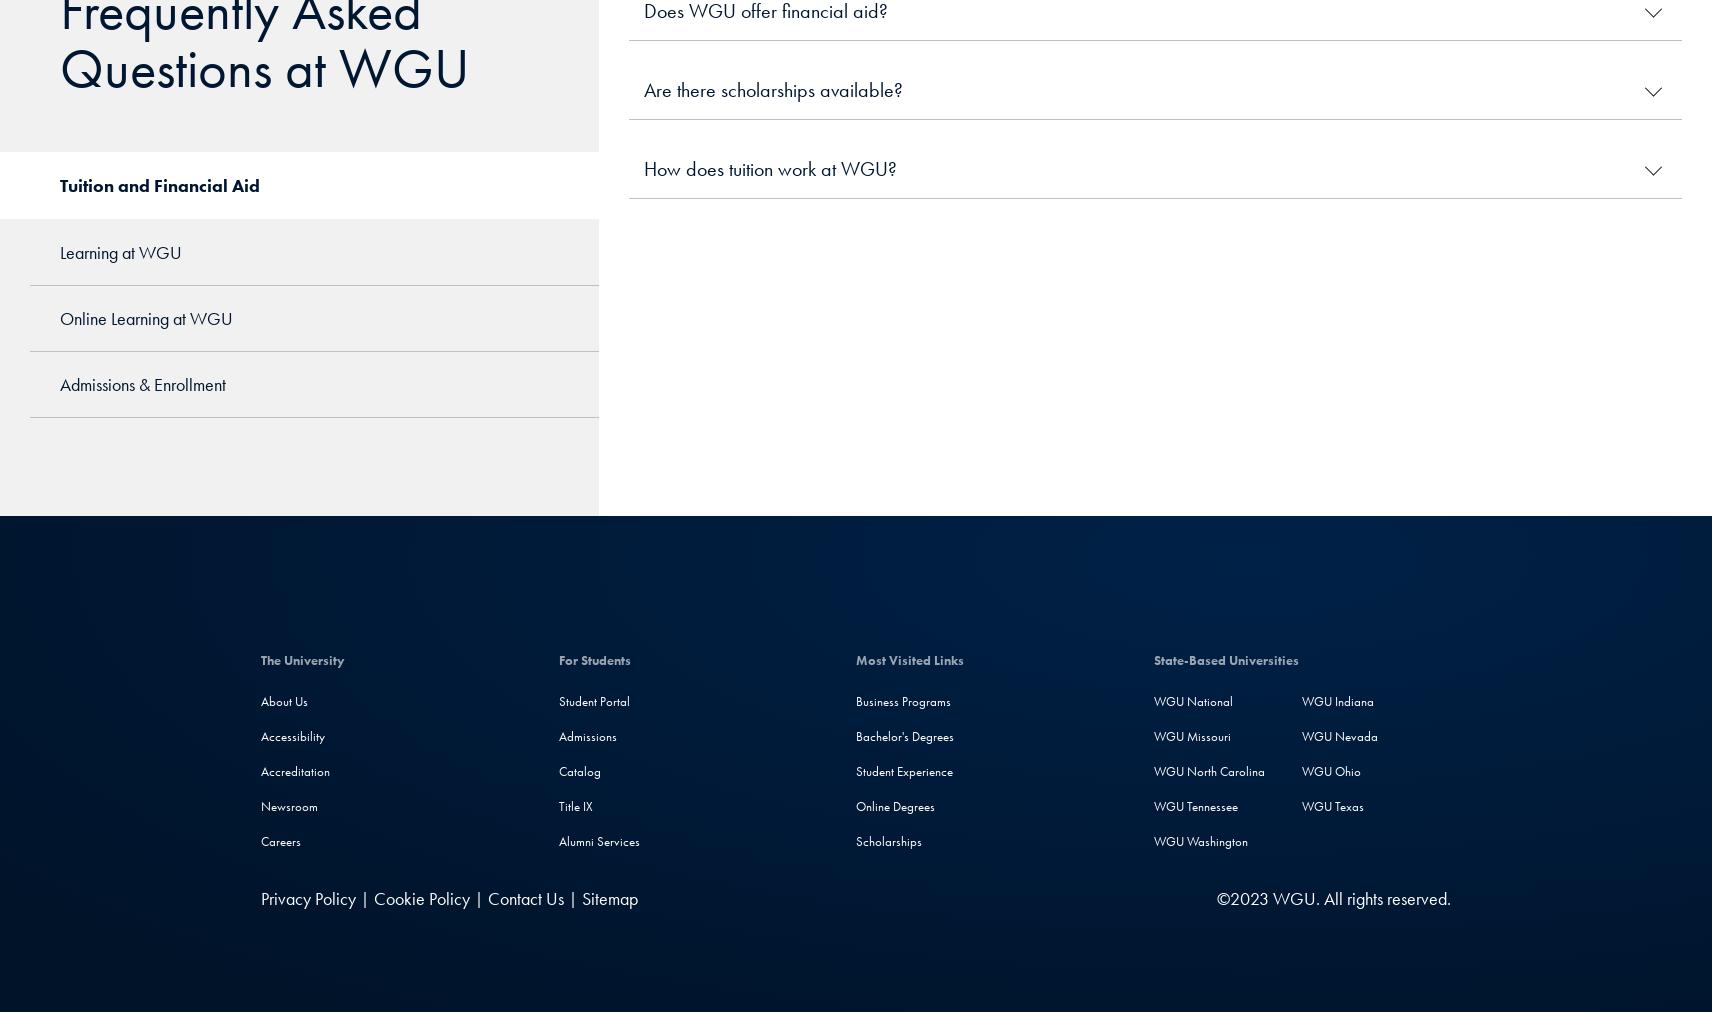 This screenshot has height=1012, width=1712. I want to click on 'Most Visited Links', so click(908, 660).